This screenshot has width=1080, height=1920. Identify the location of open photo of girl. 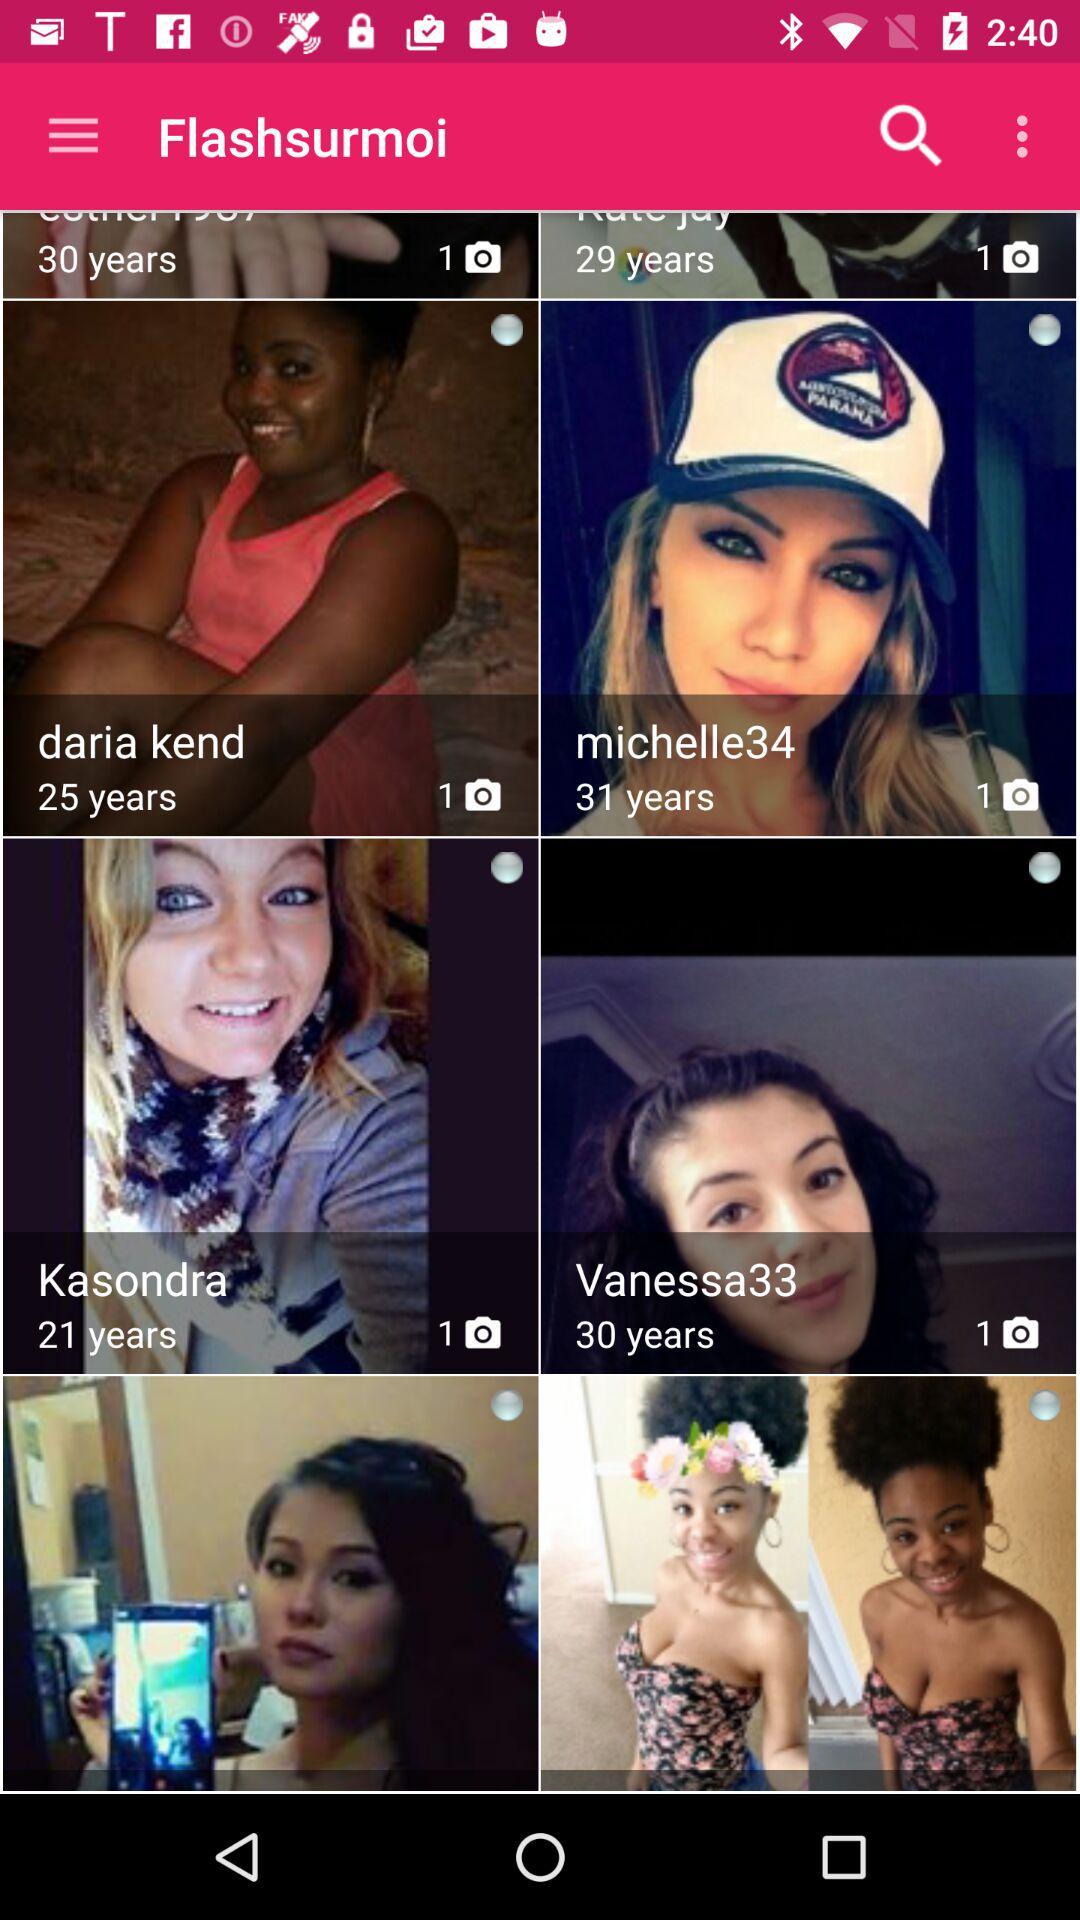
(270, 1055).